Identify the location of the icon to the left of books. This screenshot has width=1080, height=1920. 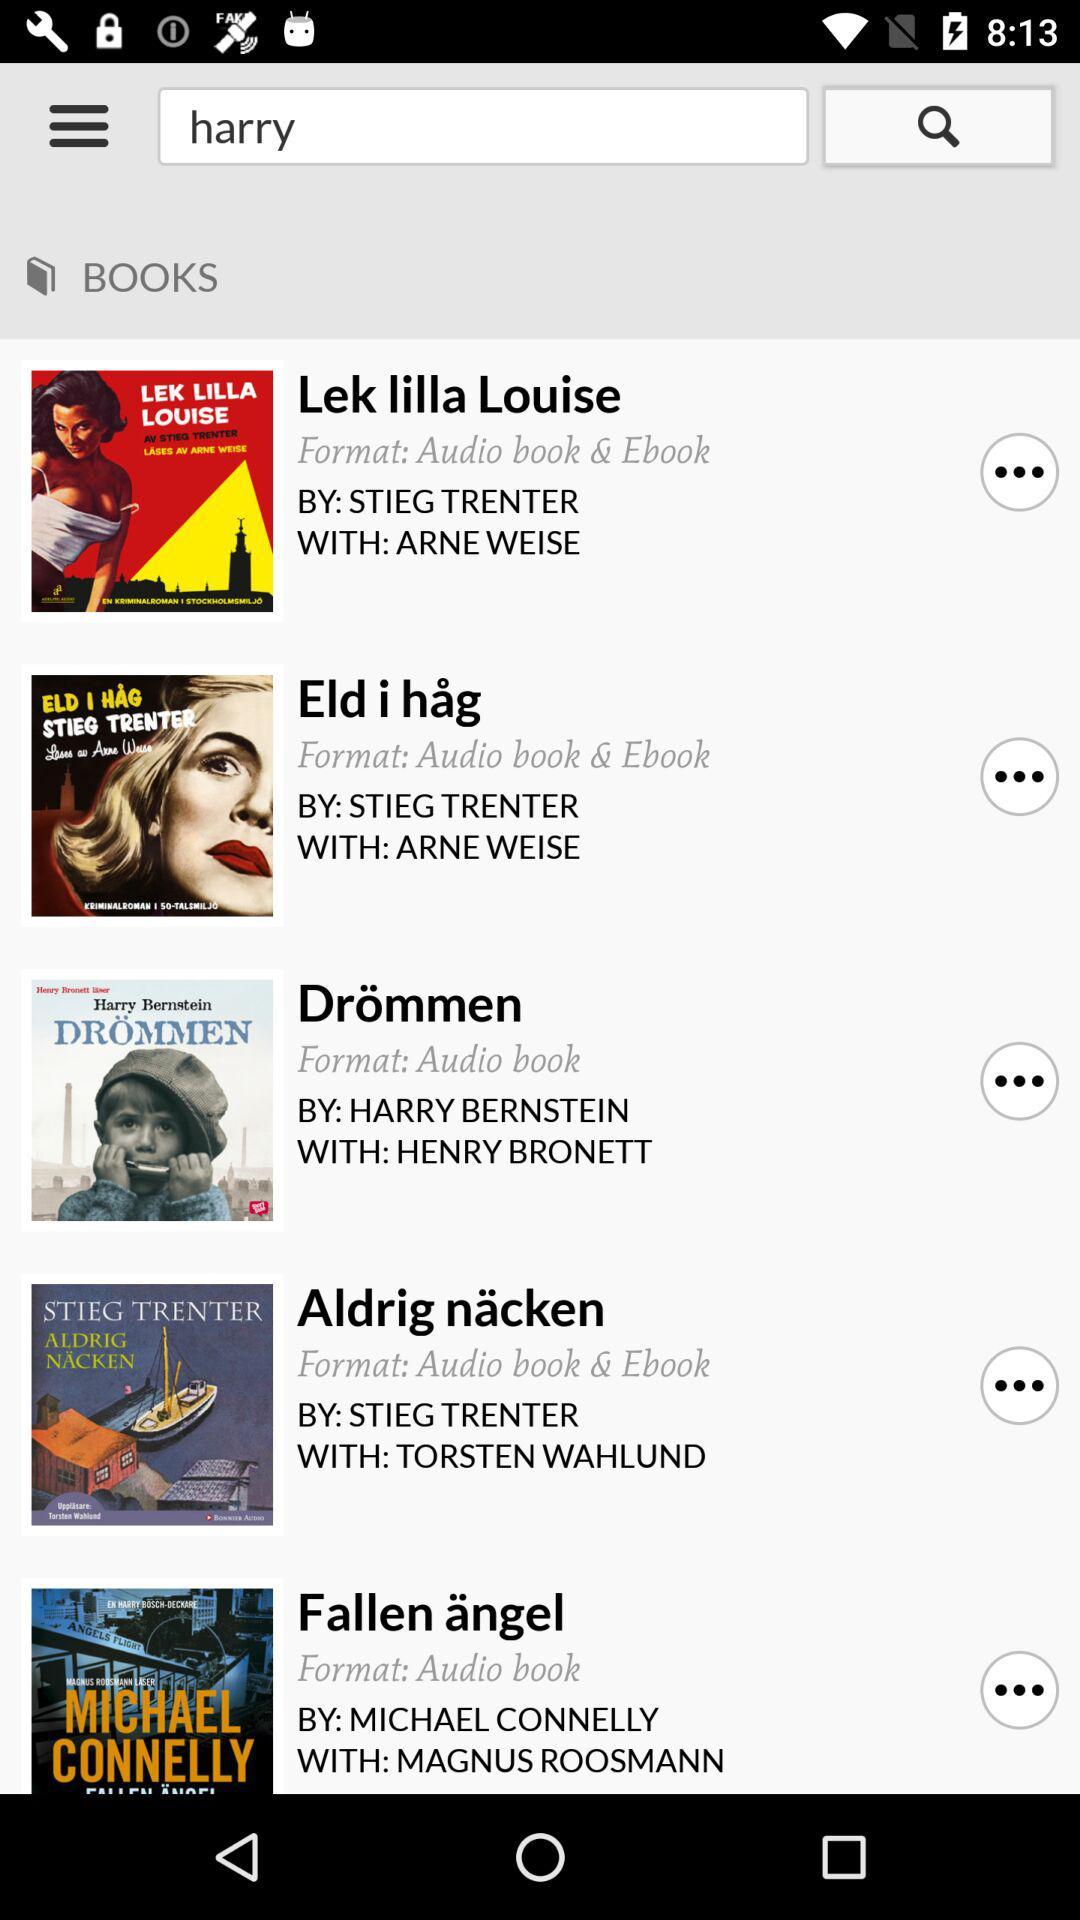
(40, 268).